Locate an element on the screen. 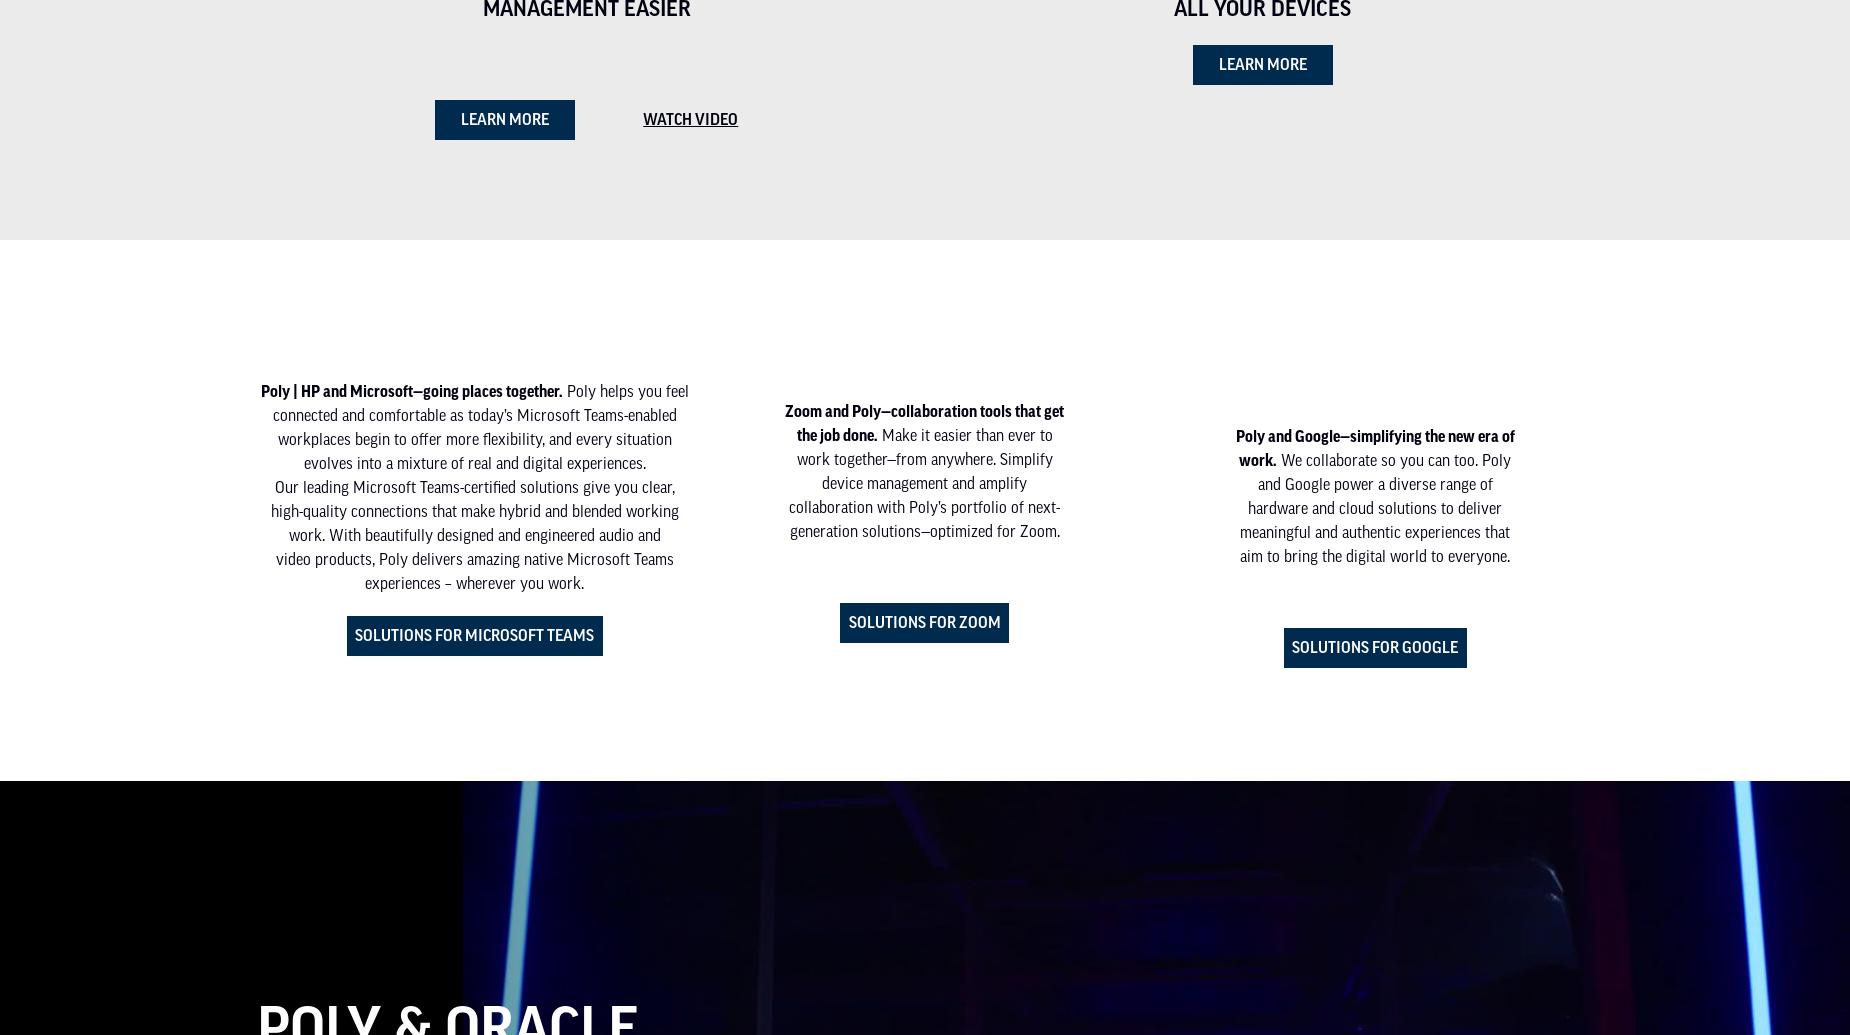  'Poly helps you feel connected and comfortable as today’s Microsoft Teams-enabled workplaces begin to offer more flexibility, and every situation evolves into a mixture of real and digital experiences. Our leading Microsoft Teams-certified solutions give you clear, high-quality connections that make hybrid and blended working work. With beautifully designed and engineered audio and video products, Poly delivers amazing native Microsoft Teams experiences – wherever you work.' is located at coordinates (478, 486).